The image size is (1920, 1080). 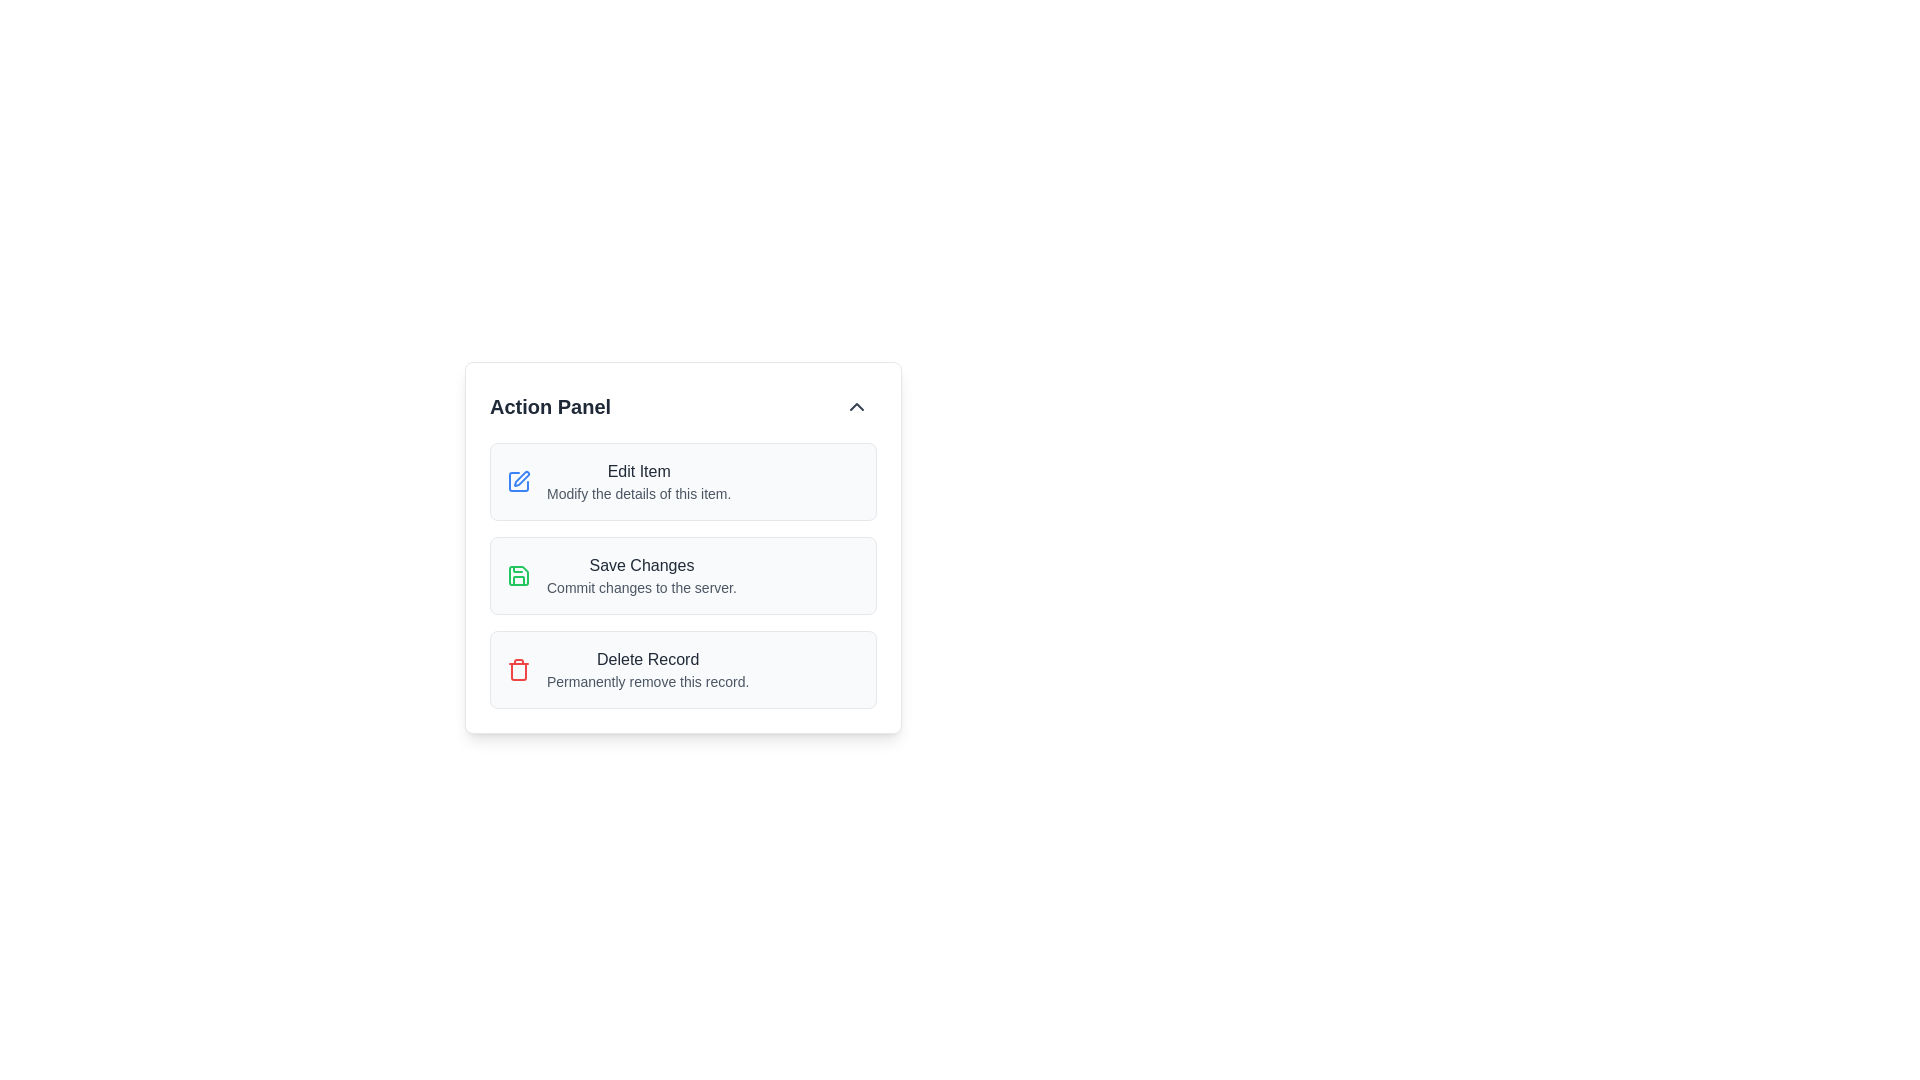 I want to click on the text label that displays 'Save Changes' and 'Commit changes to the server.' This label is the second item in the Action Panel, featuring bold and lighter gray text, so click(x=641, y=575).